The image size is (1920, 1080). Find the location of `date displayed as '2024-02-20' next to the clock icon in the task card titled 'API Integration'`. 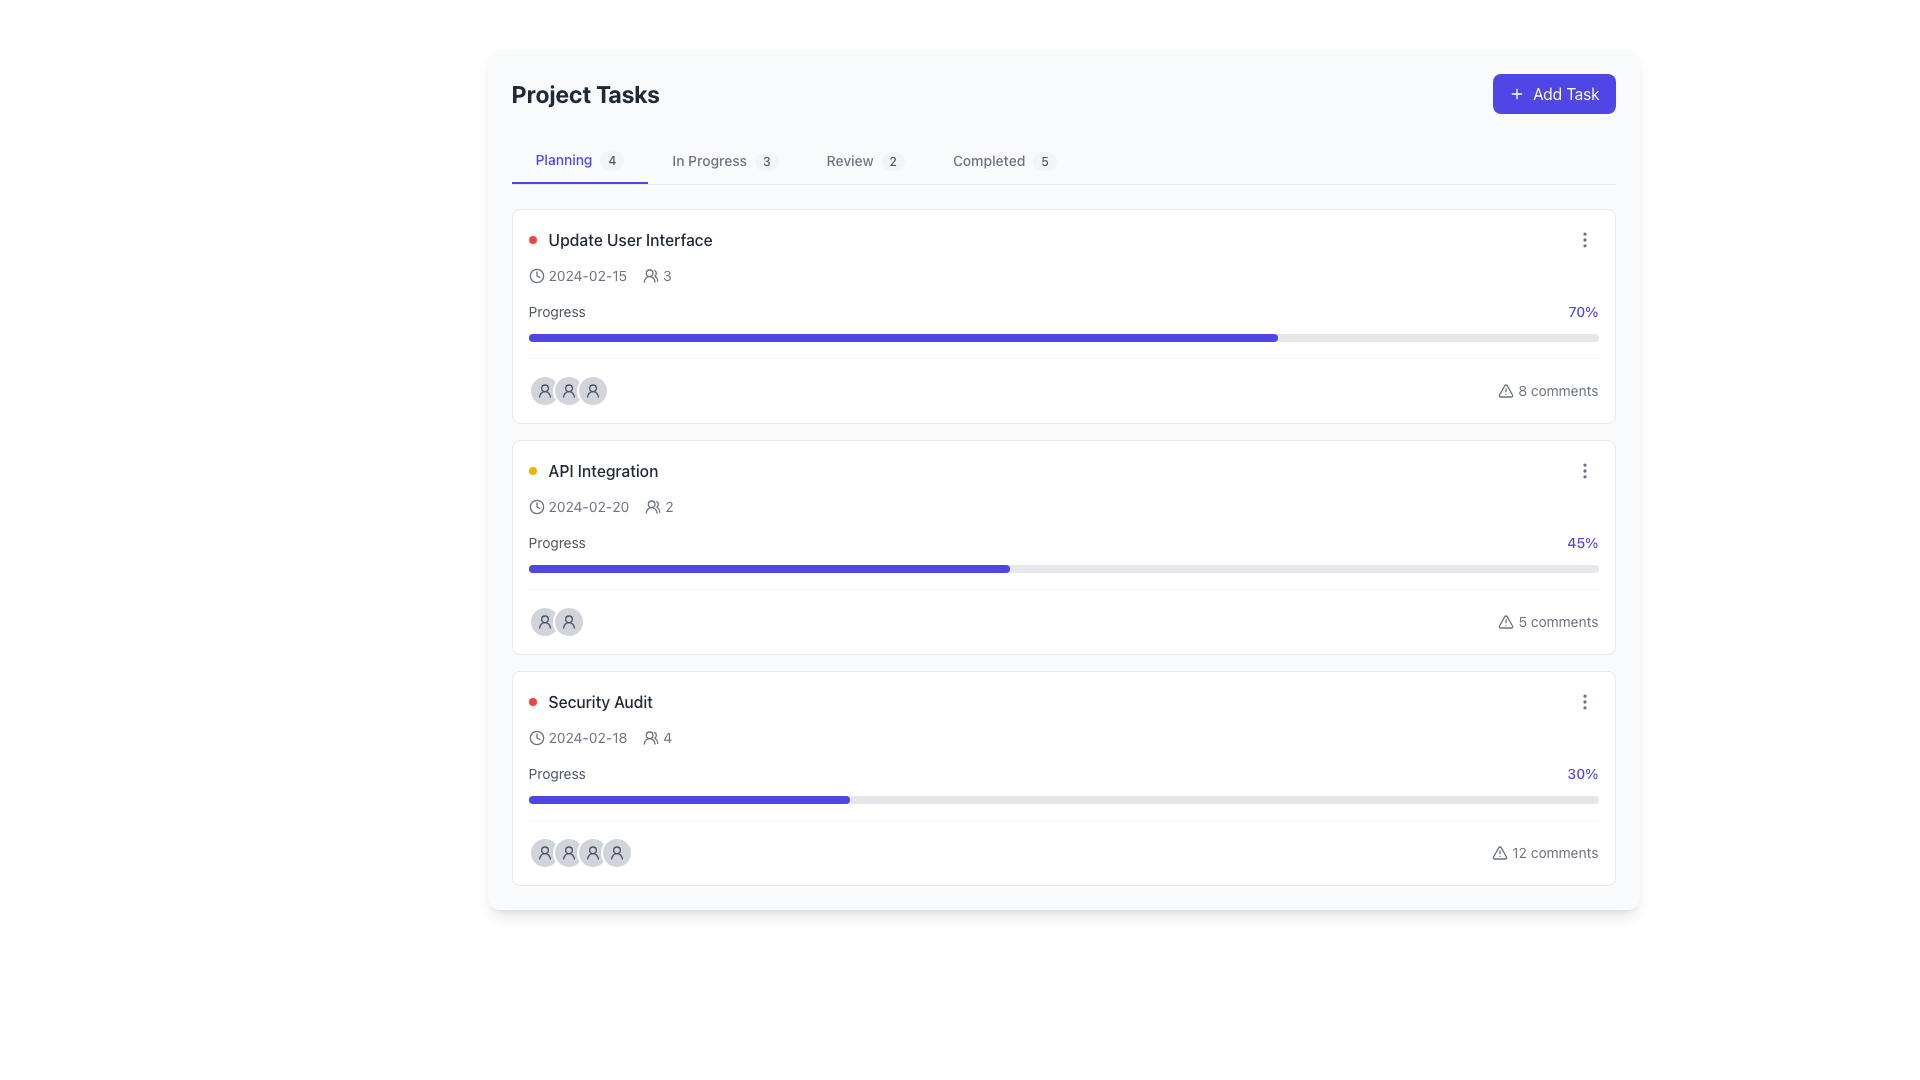

date displayed as '2024-02-20' next to the clock icon in the task card titled 'API Integration' is located at coordinates (577, 505).